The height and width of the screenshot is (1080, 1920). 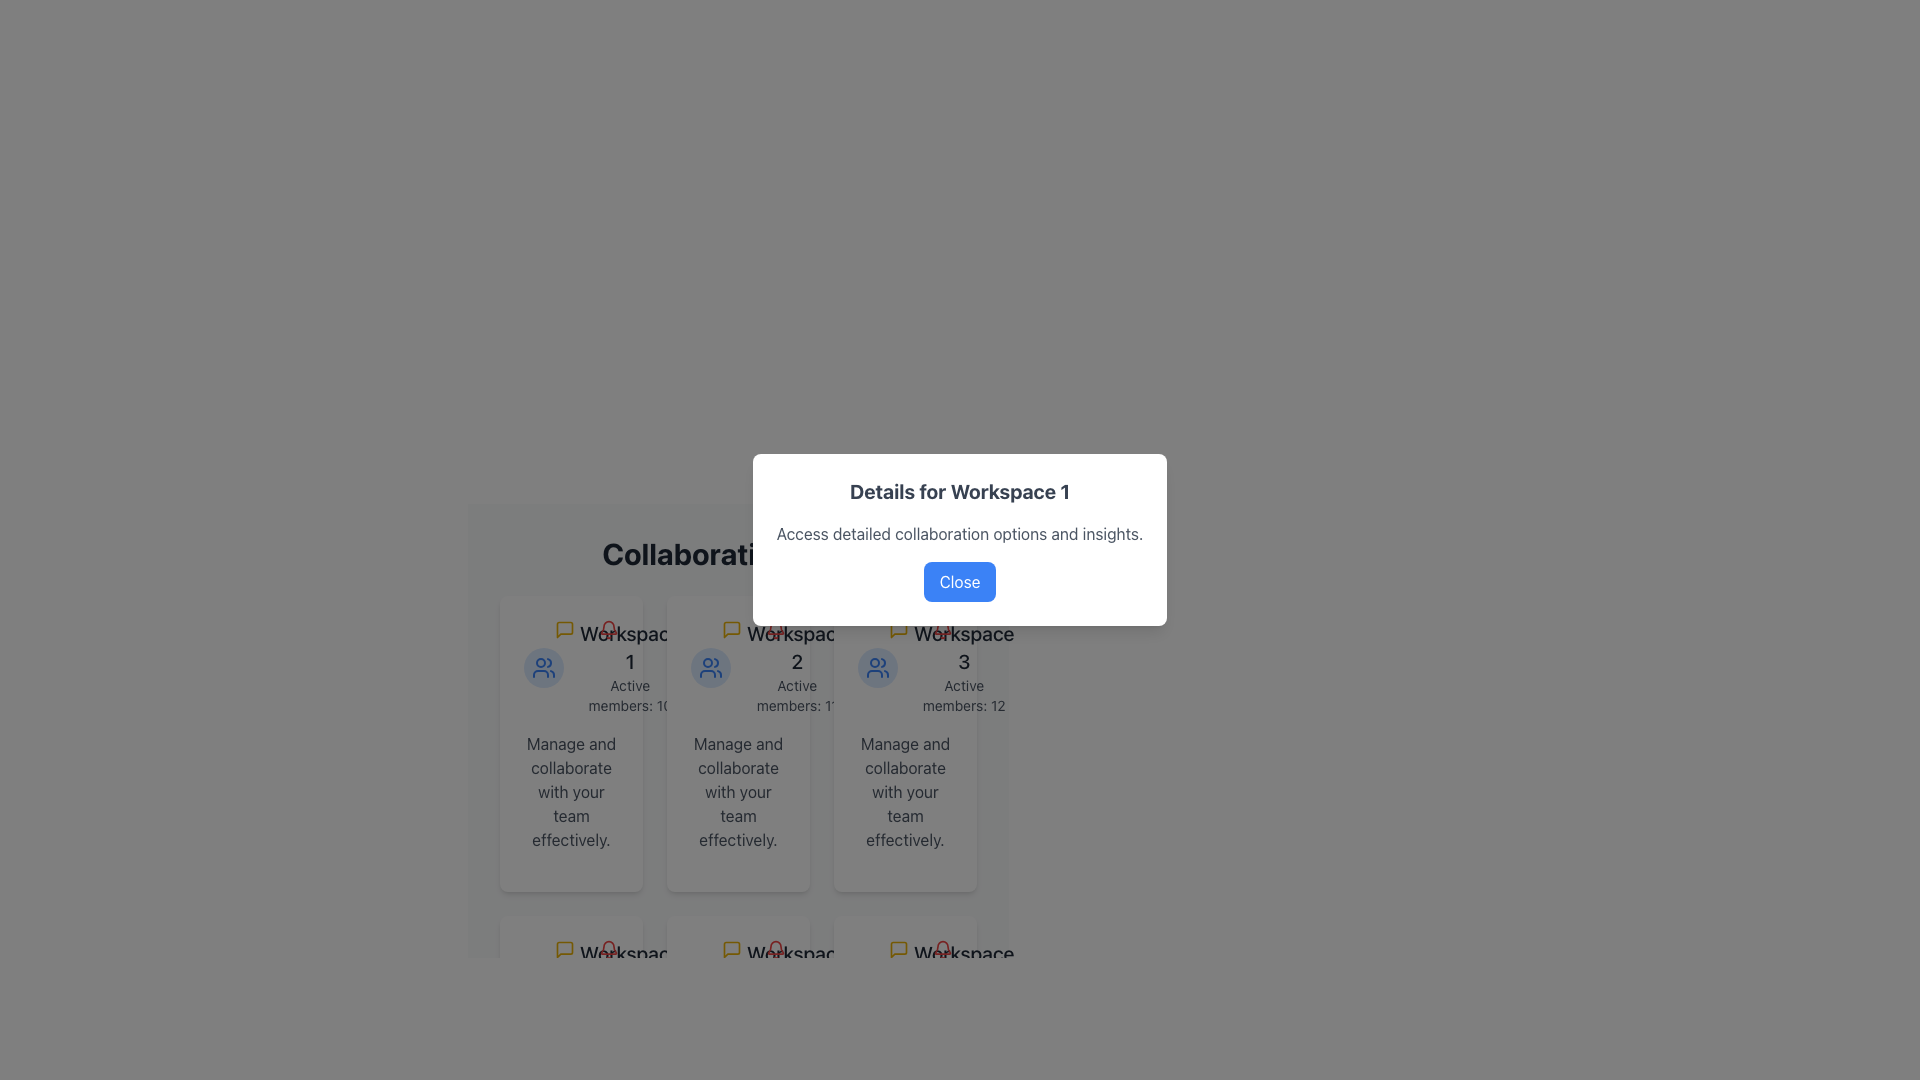 What do you see at coordinates (543, 667) in the screenshot?
I see `the Decorative Icon that visually represents 'members', located to the left of the title 'Workspace 1' and above the text 'Active members: 10'` at bounding box center [543, 667].